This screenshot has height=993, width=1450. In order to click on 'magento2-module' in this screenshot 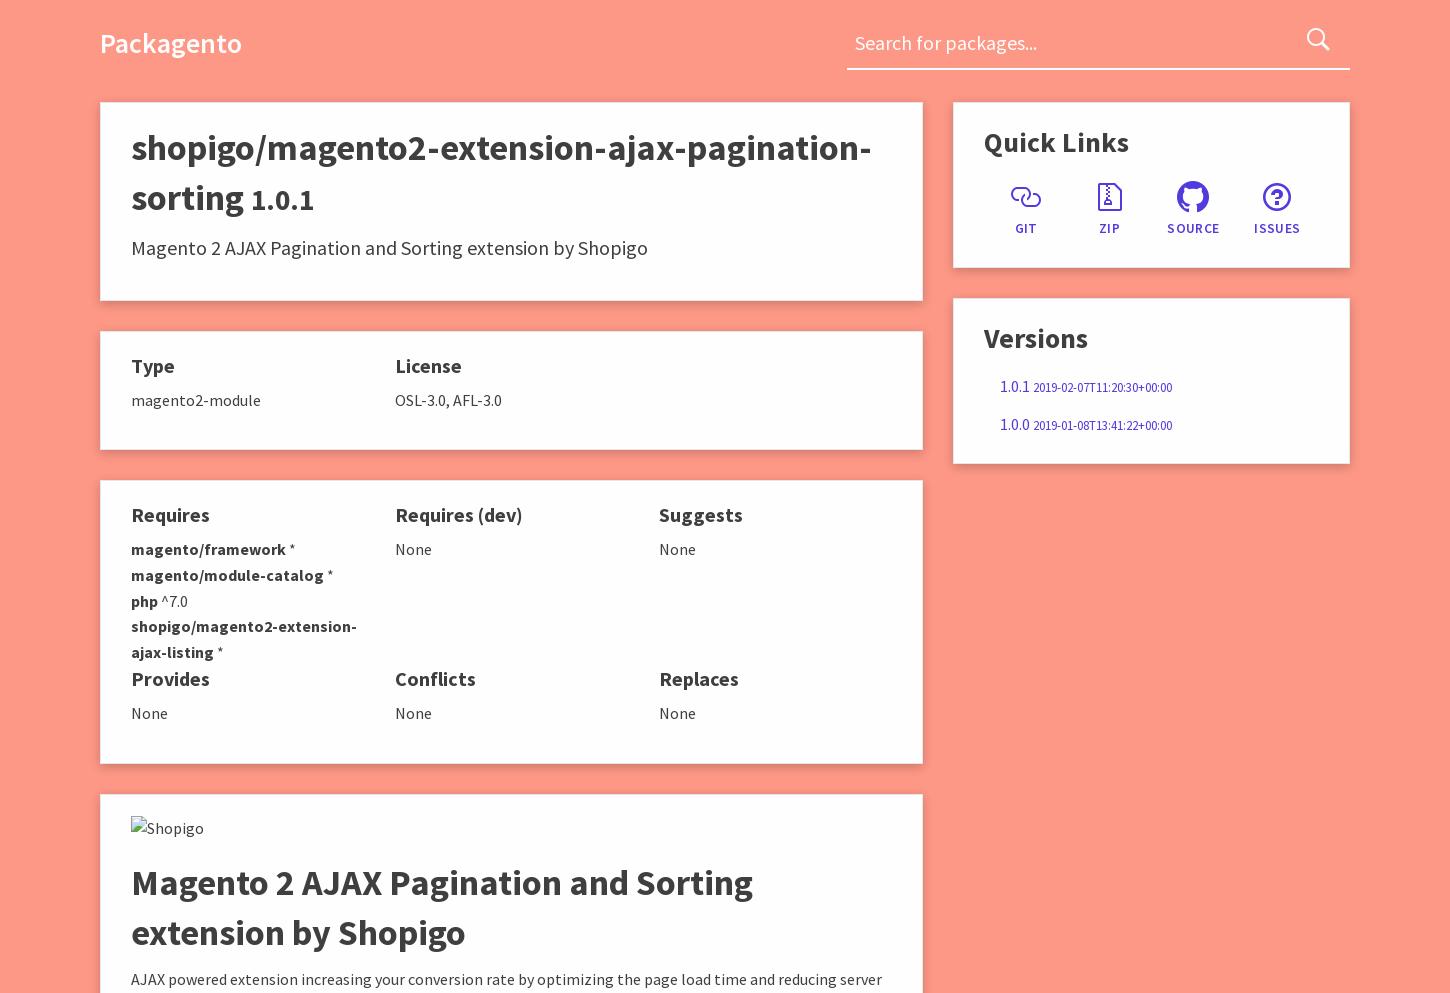, I will do `click(195, 397)`.